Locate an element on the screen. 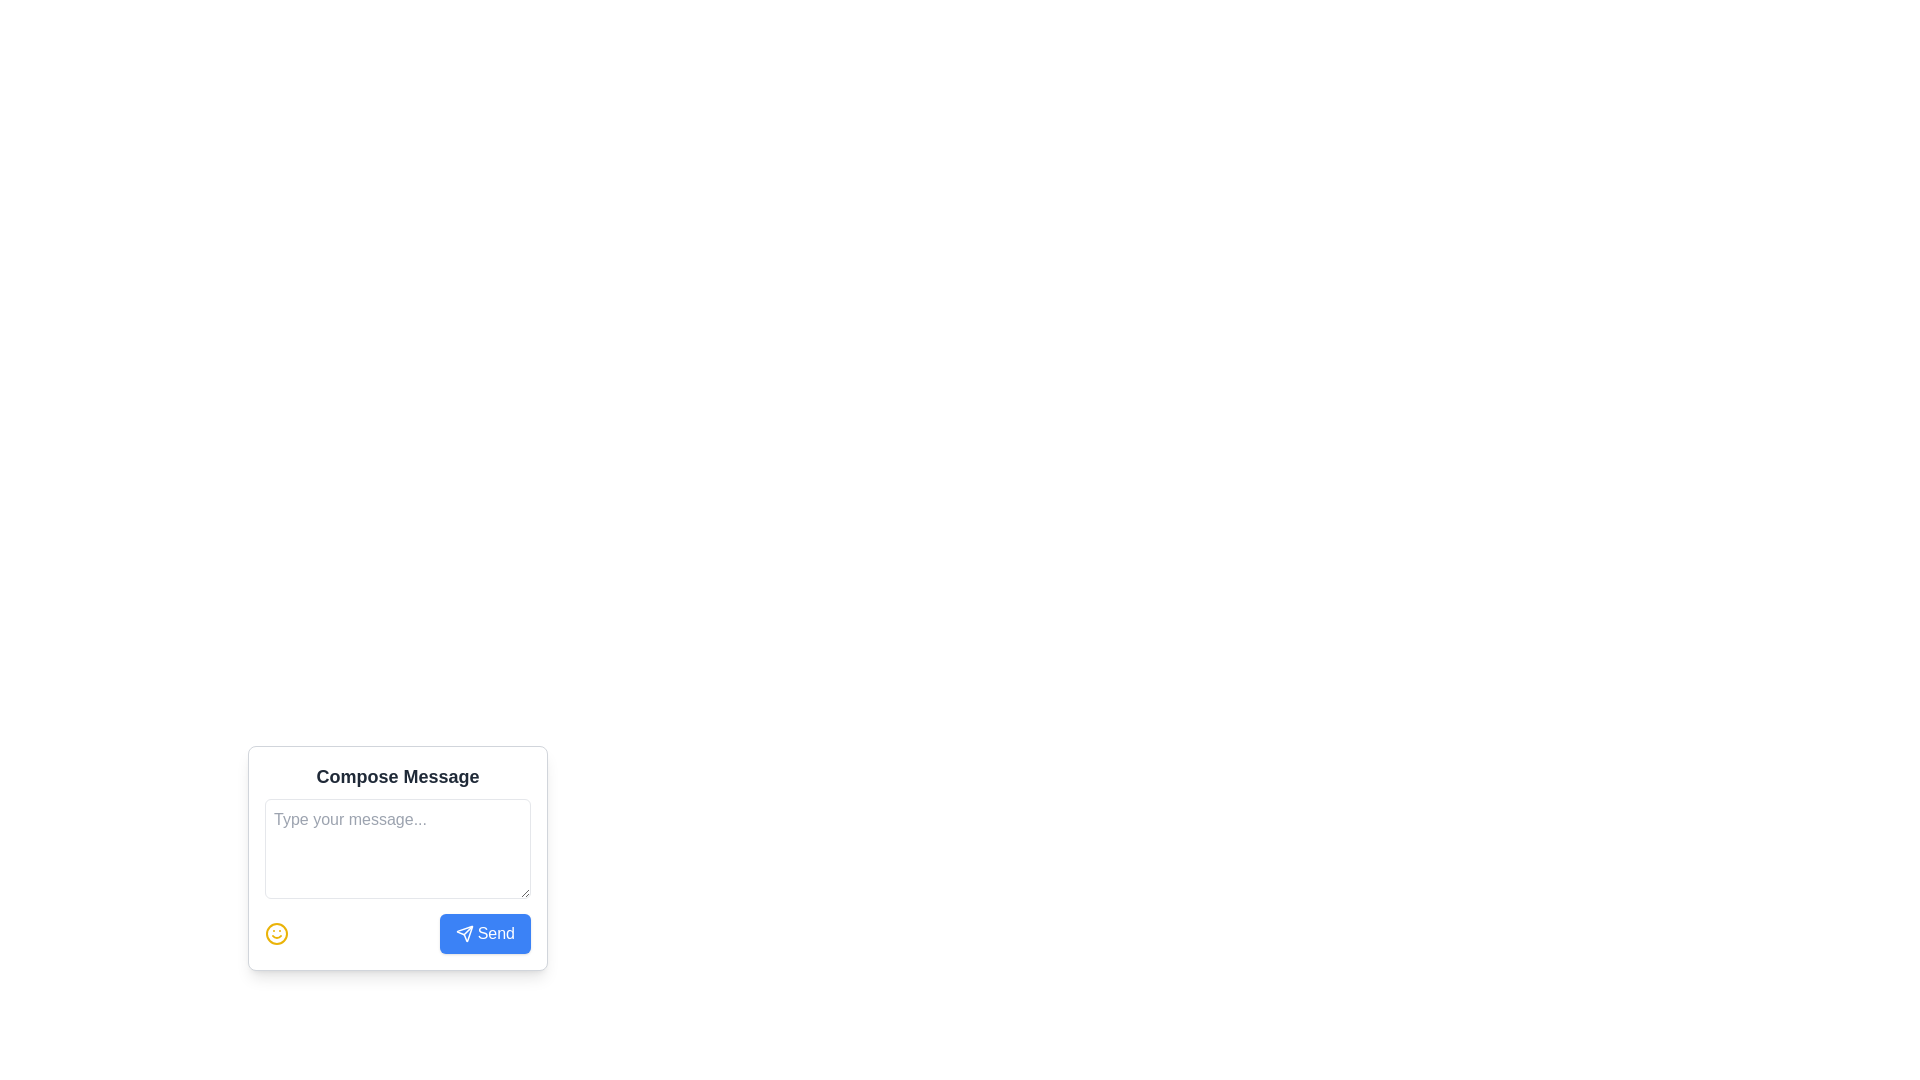 The height and width of the screenshot is (1080, 1920). the blue 'Send' button located in the bottom-right corner of the message composition area to send a message is located at coordinates (485, 933).